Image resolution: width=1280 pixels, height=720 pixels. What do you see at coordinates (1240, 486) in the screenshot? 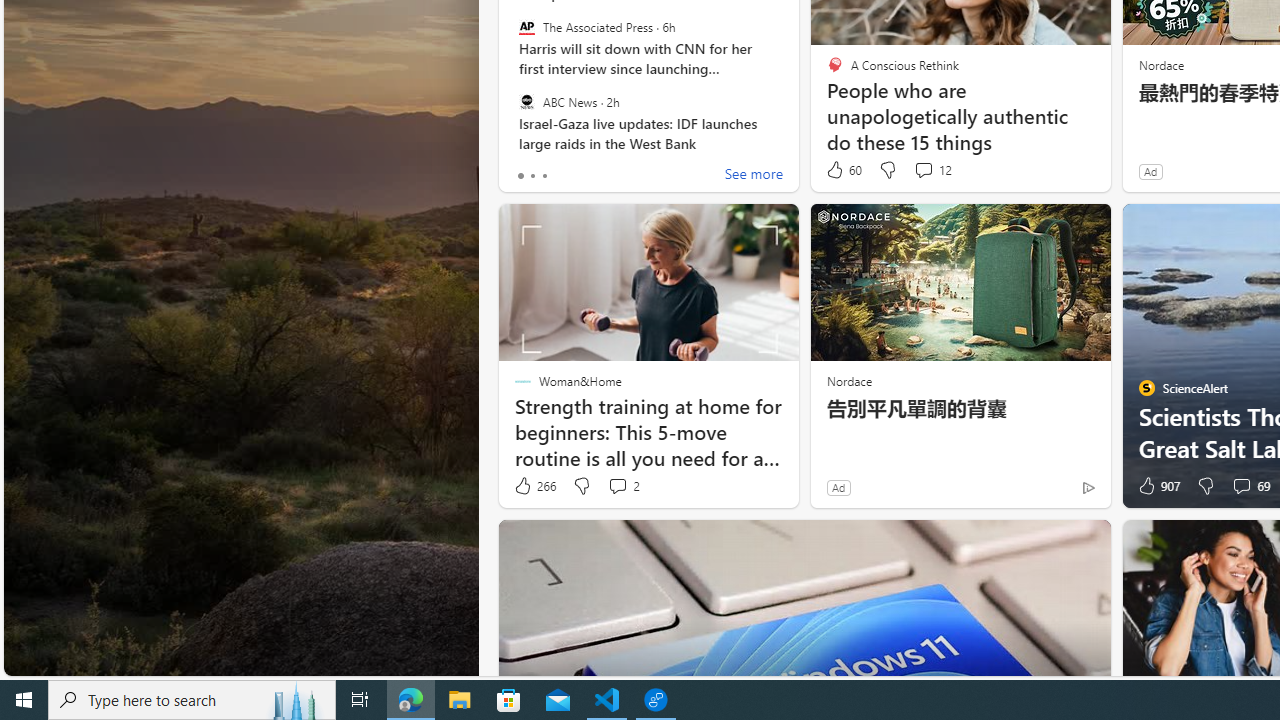
I see `'View comments 69 Comment'` at bounding box center [1240, 486].